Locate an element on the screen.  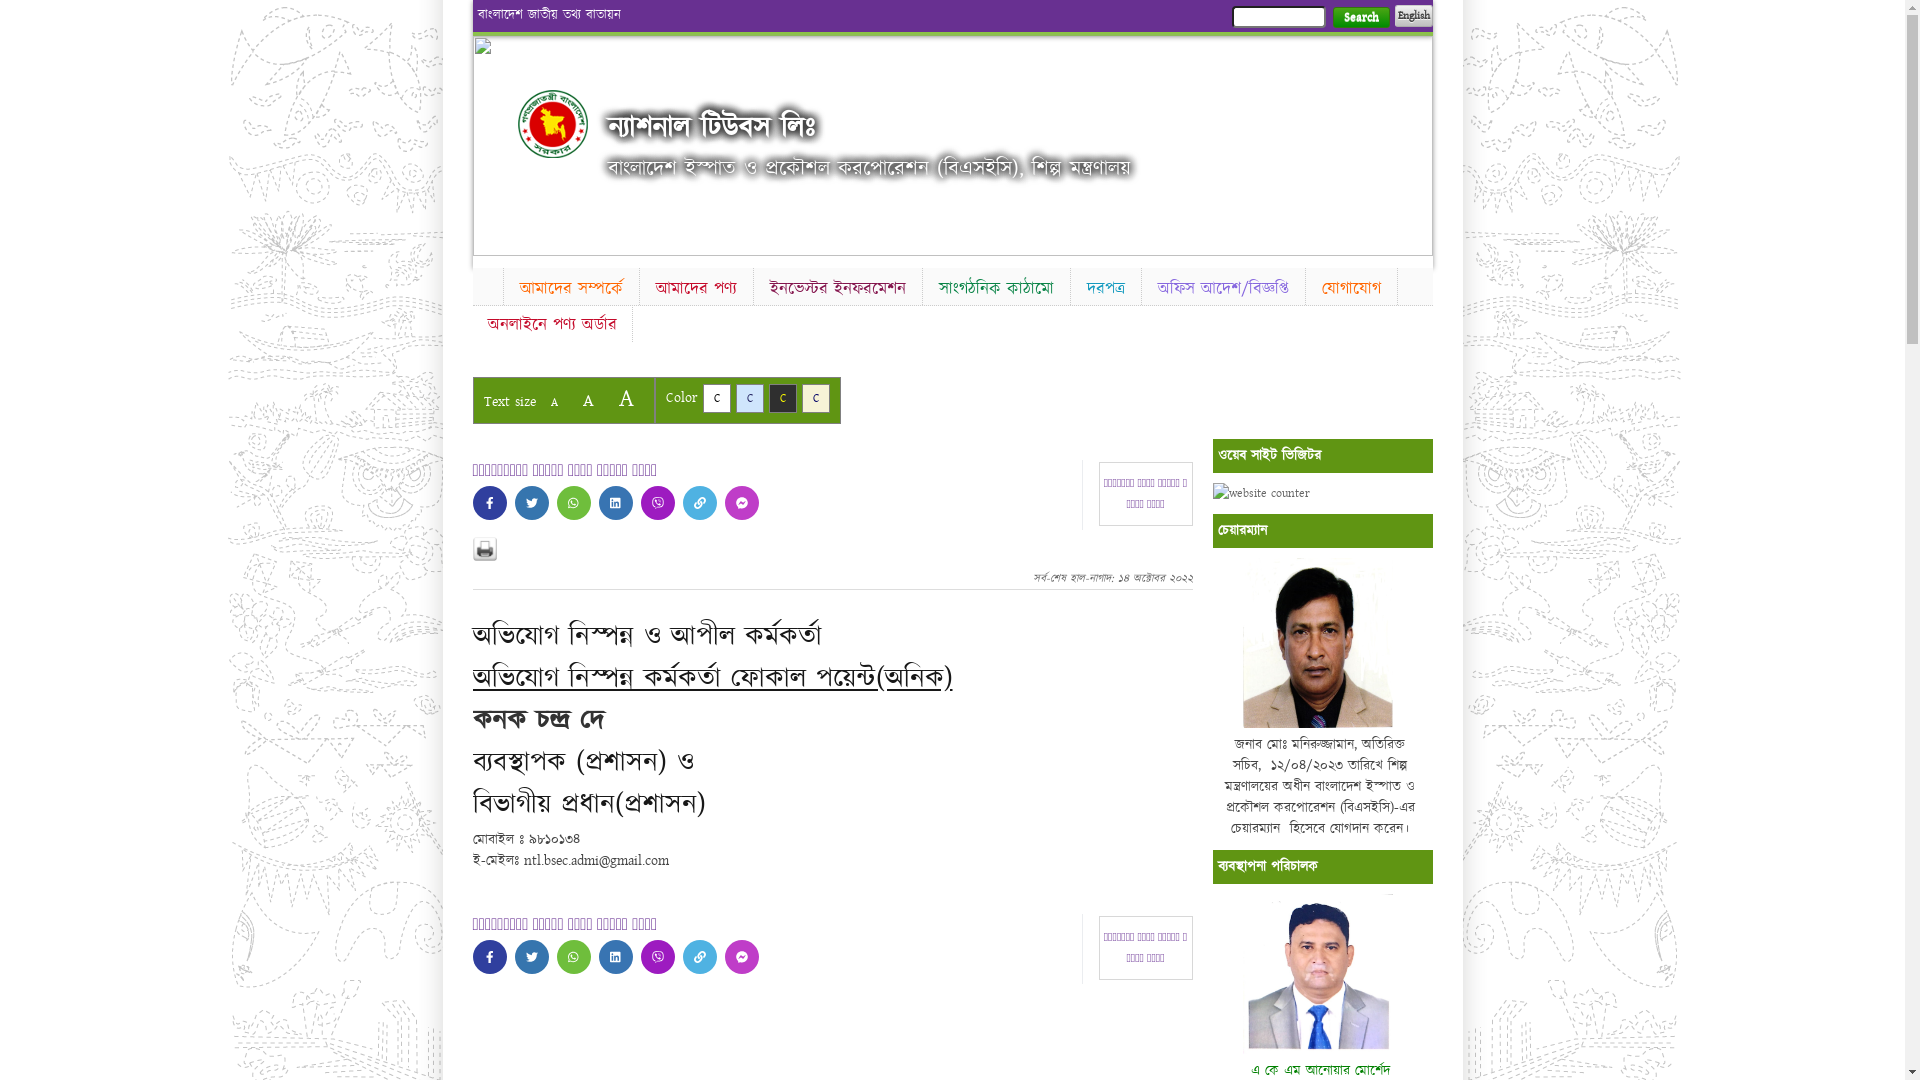
'A' is located at coordinates (570, 400).